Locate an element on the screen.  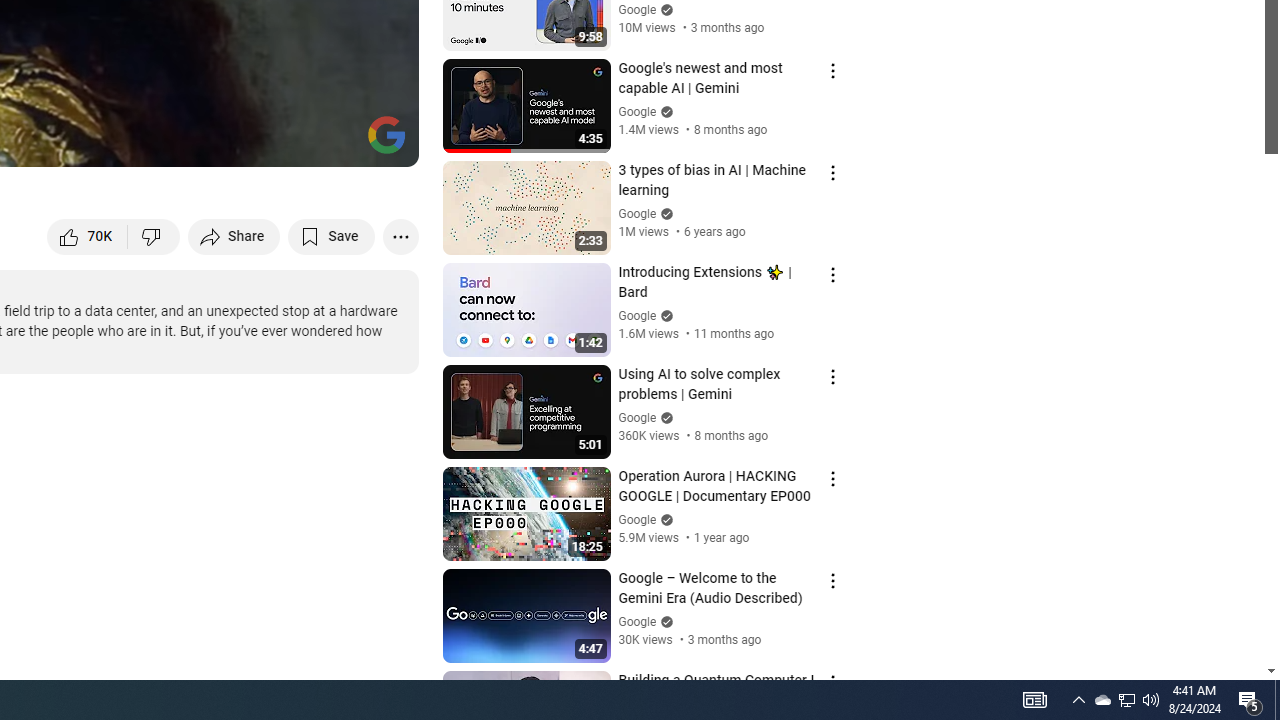
'Subtitles/closed captions unavailable' is located at coordinates (190, 141).